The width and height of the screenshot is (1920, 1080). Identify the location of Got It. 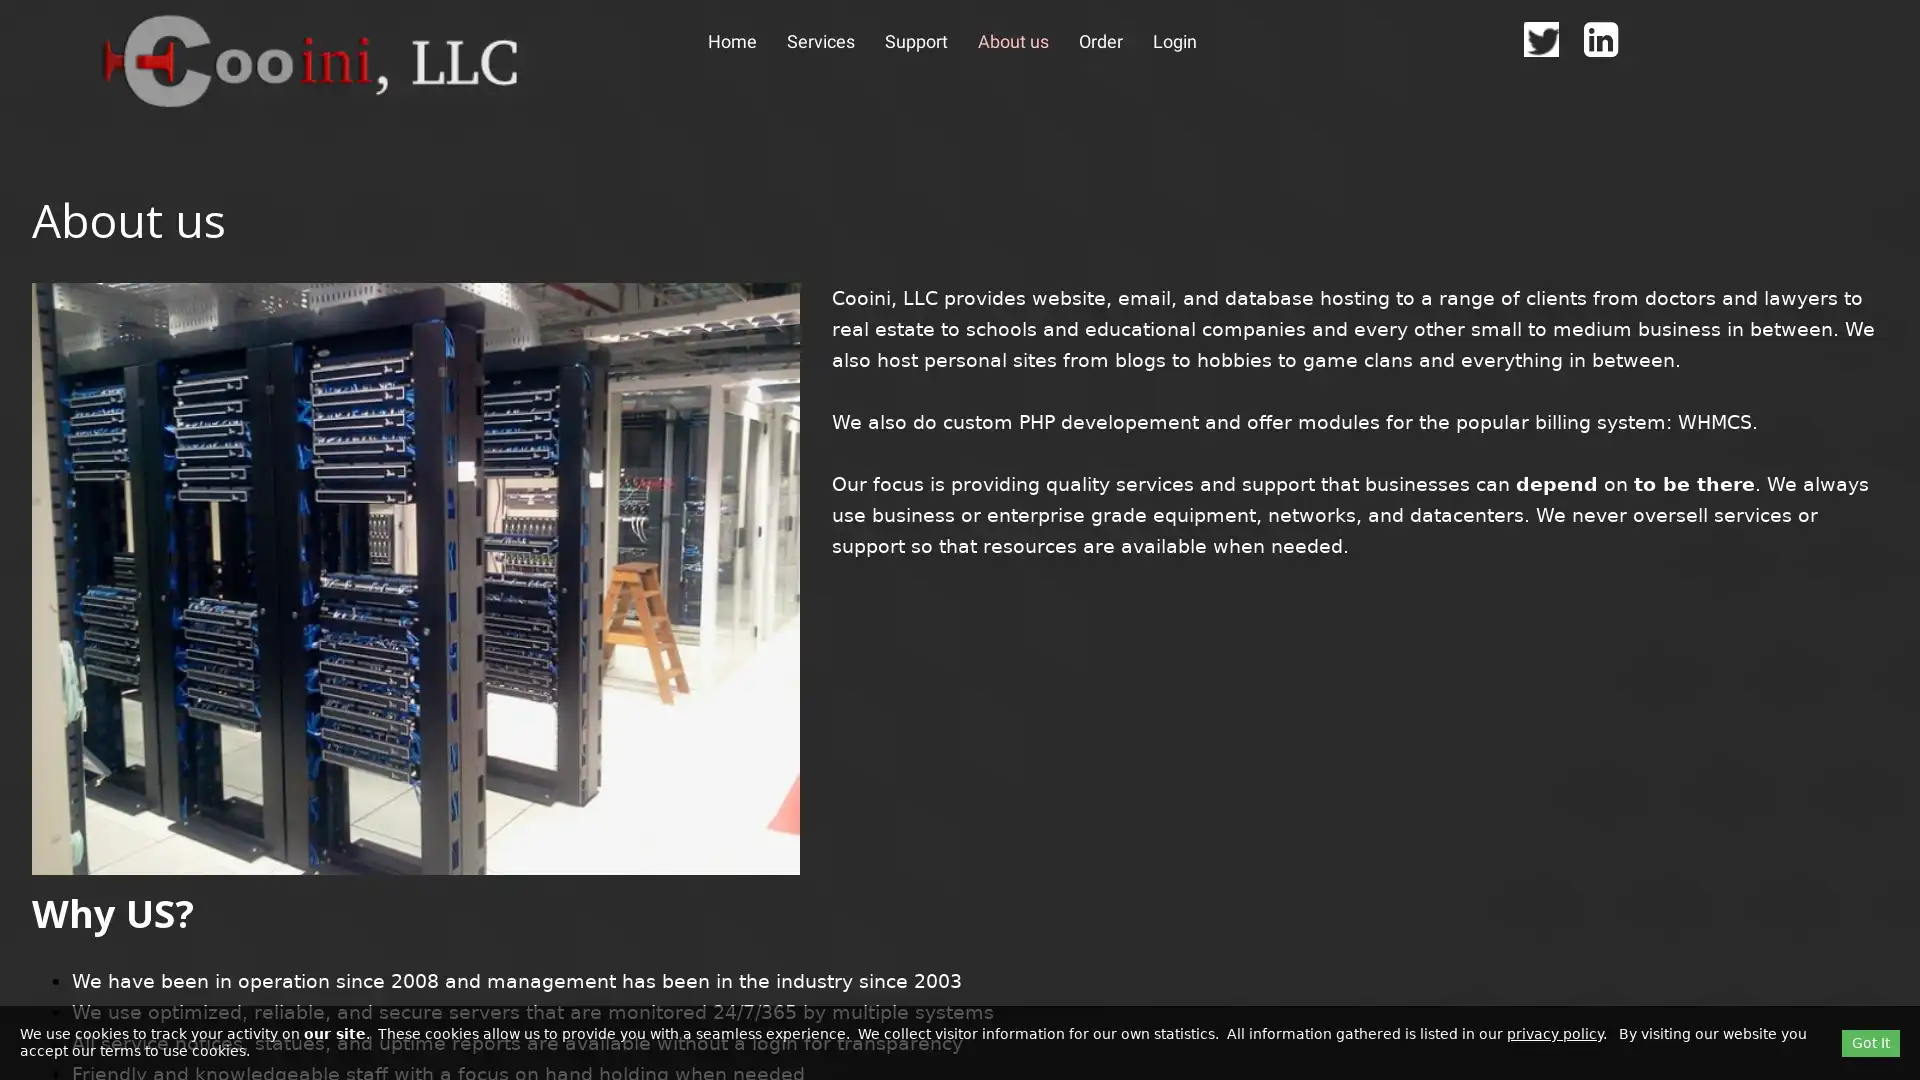
(1870, 1041).